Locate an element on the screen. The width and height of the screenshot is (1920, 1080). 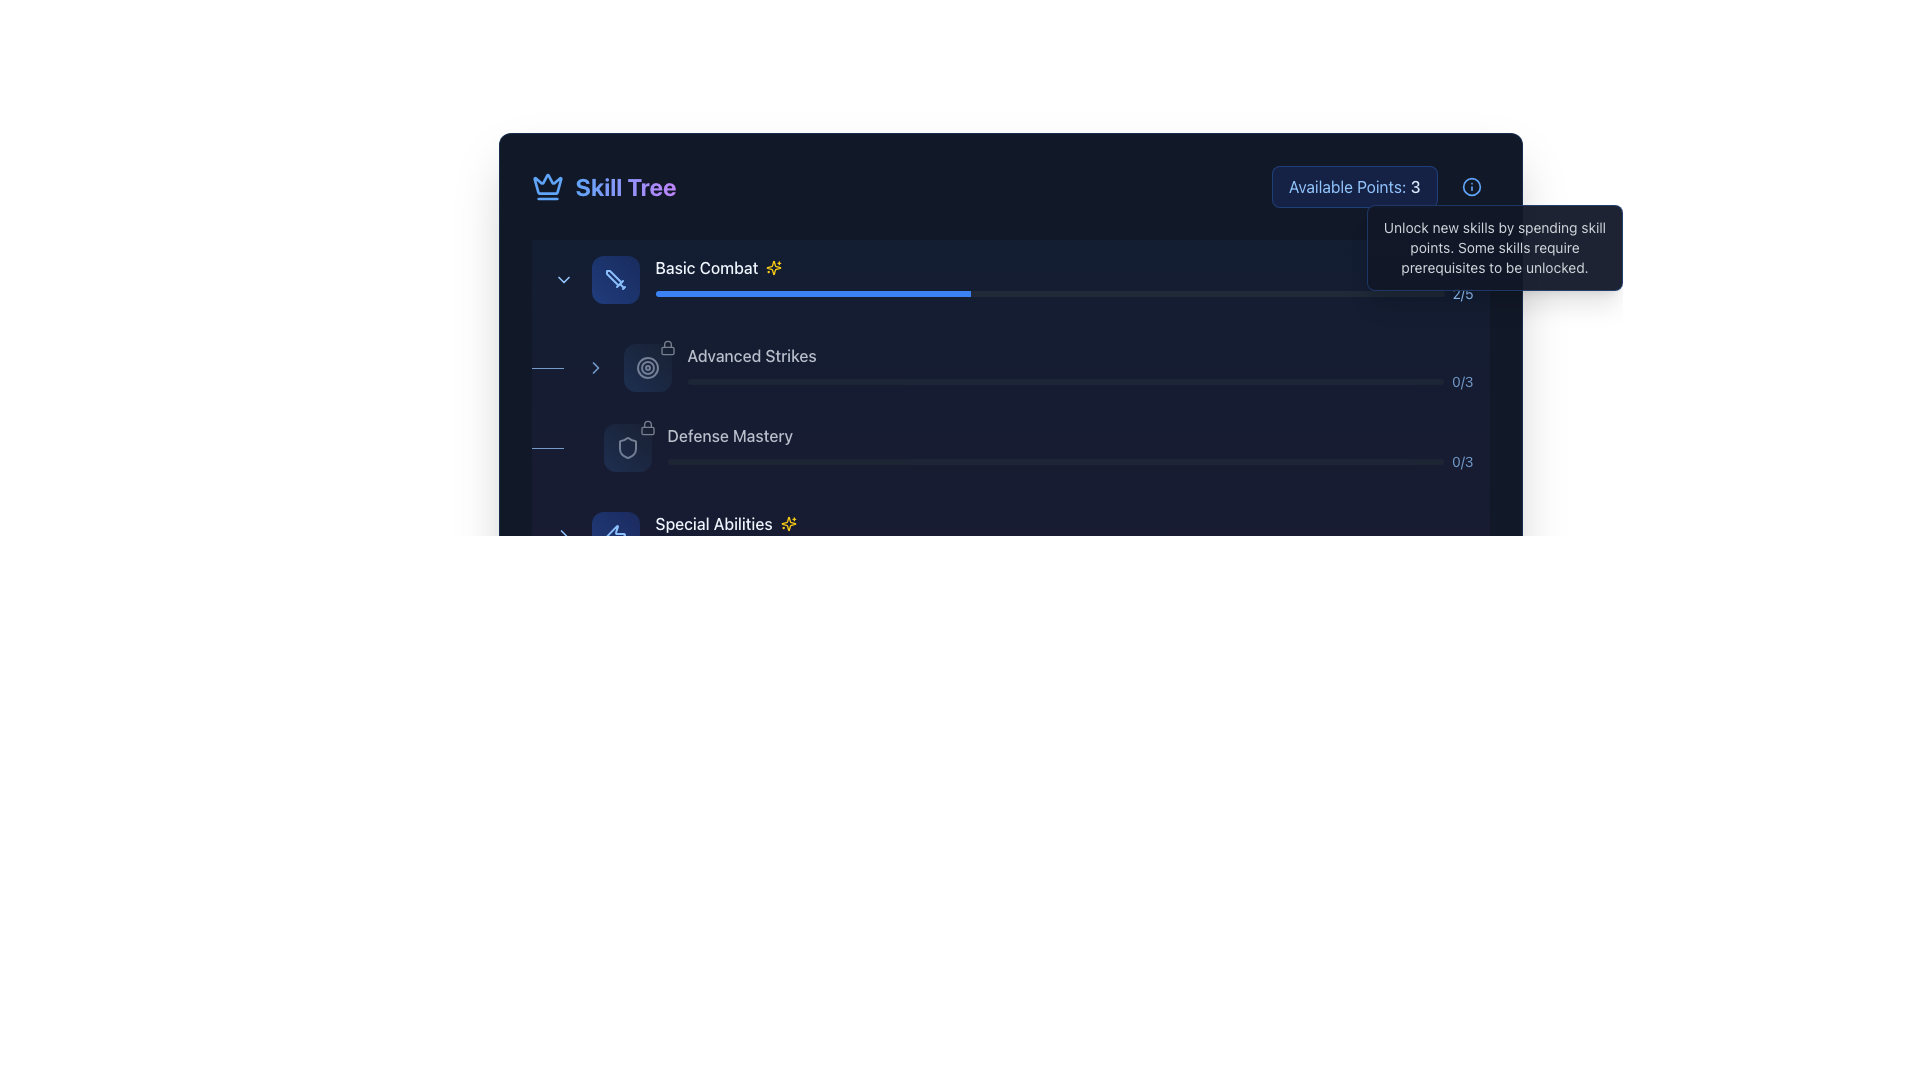
the visual state of the blue progress bar segment located beneath the 'Special Abilities' text in the skill tree interface is located at coordinates (753, 550).